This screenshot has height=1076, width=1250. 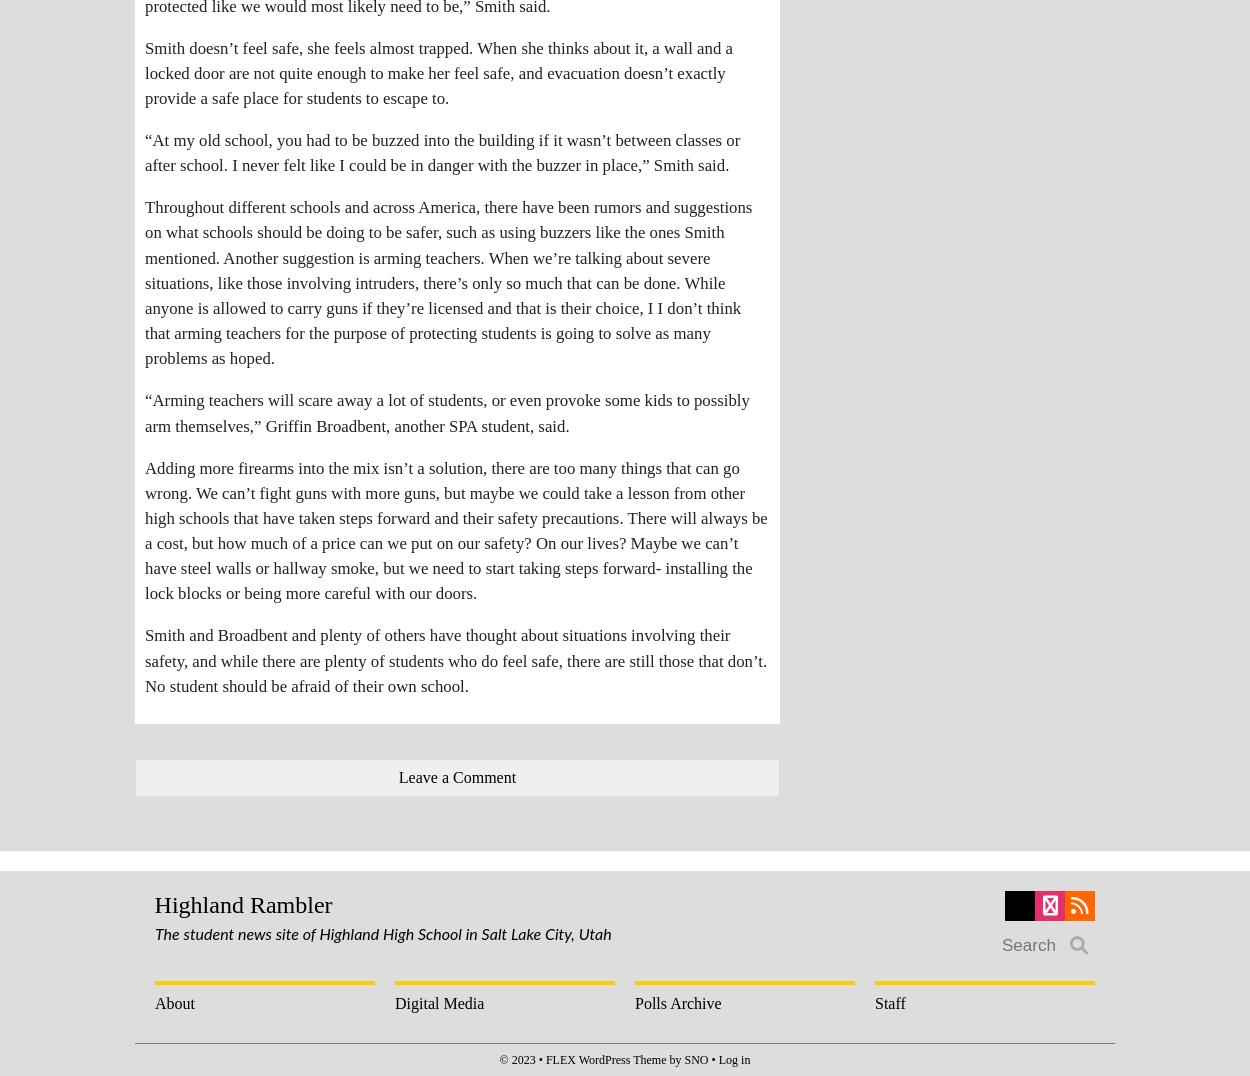 I want to click on 'by', so click(x=675, y=1058).